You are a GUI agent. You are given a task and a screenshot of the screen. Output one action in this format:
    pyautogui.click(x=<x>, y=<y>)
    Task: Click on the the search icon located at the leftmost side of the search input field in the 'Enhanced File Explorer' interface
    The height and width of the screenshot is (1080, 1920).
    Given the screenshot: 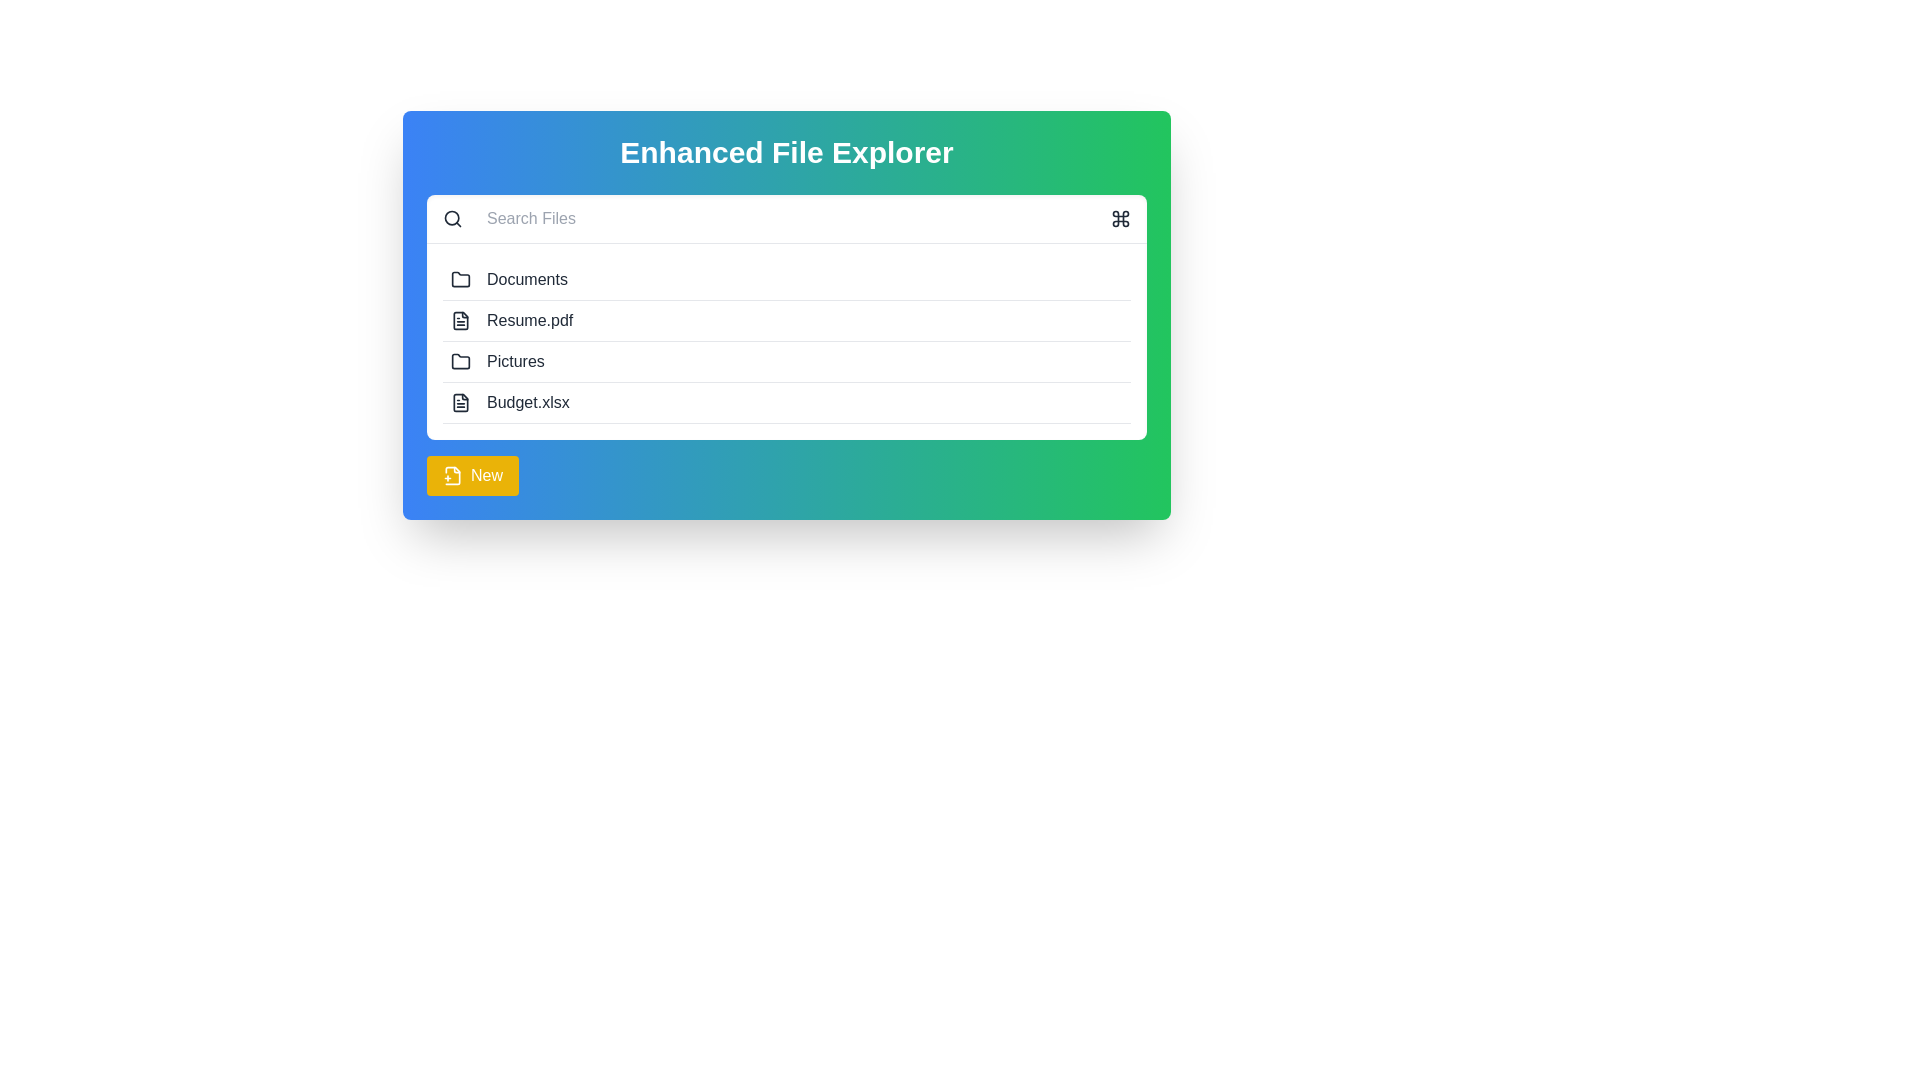 What is the action you would take?
    pyautogui.click(x=451, y=219)
    